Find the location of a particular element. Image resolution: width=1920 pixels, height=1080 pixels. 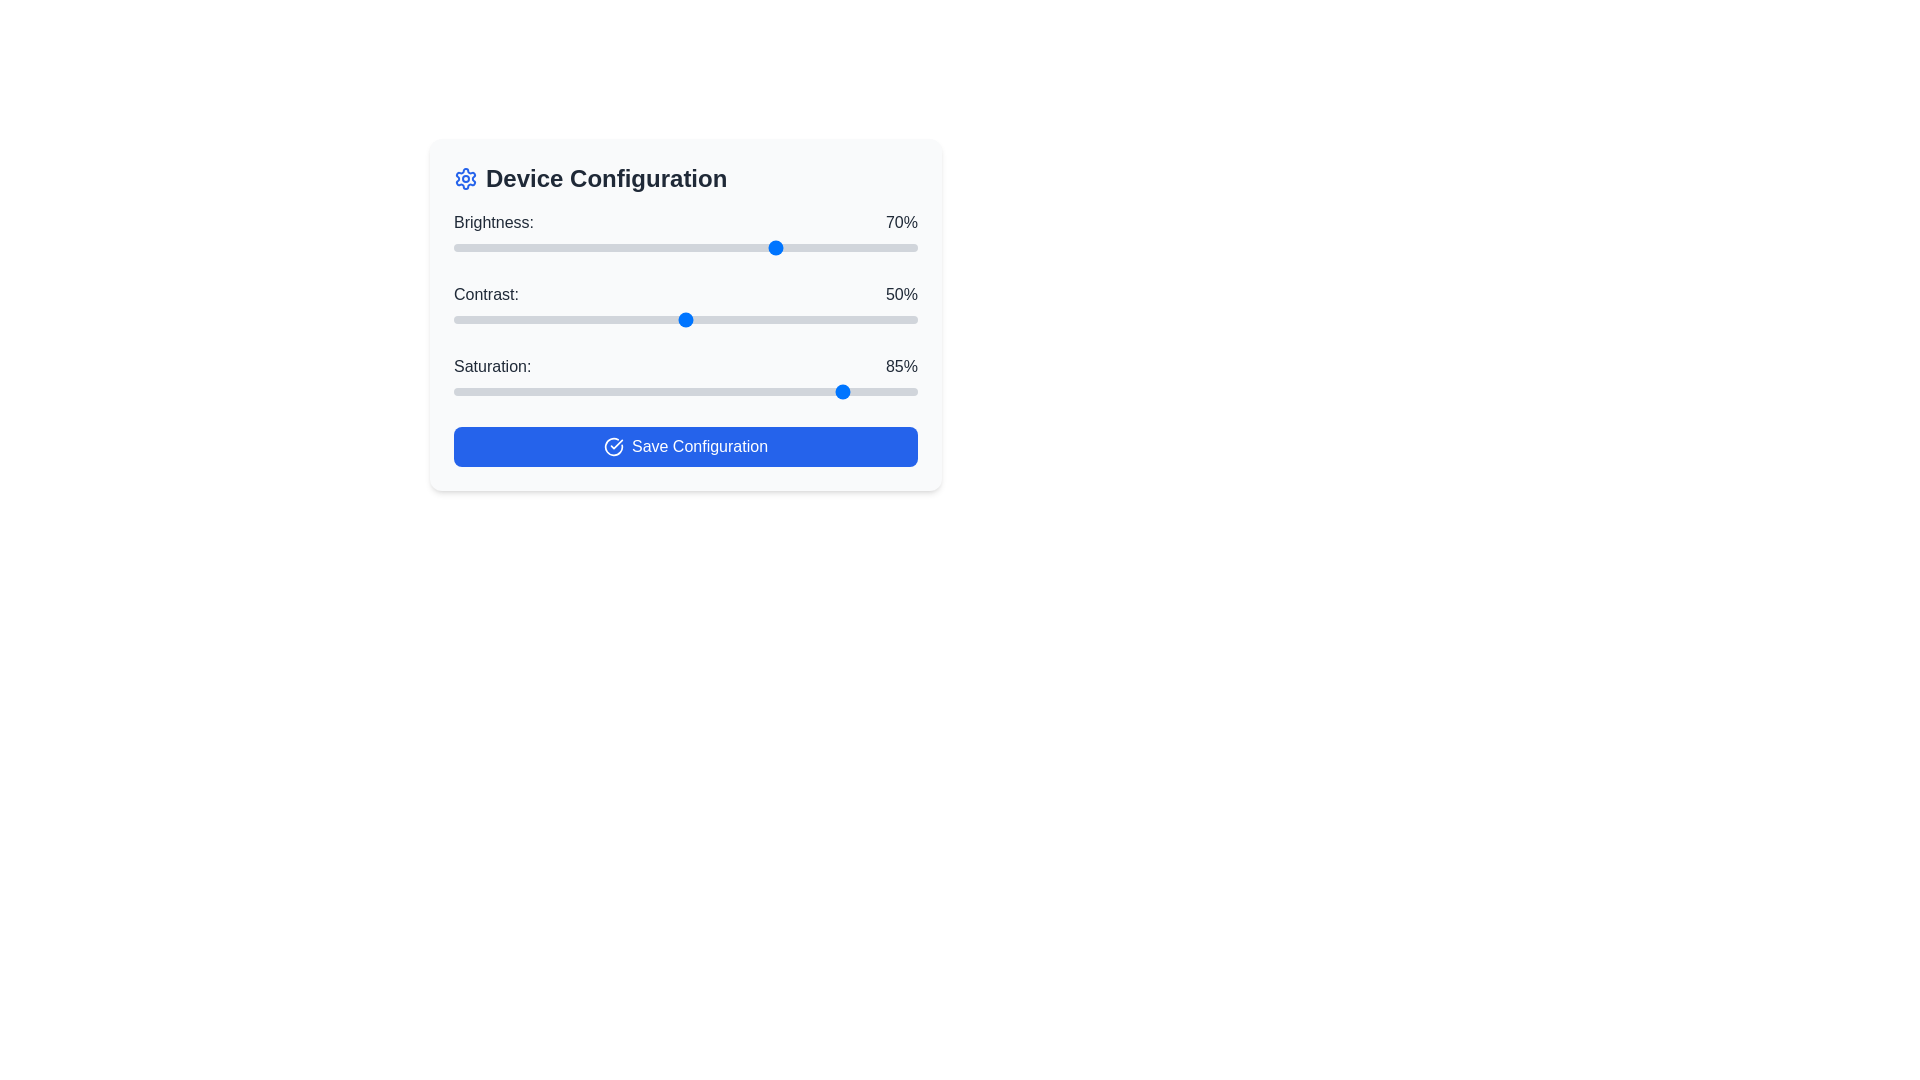

the text label displaying 'Brightness:' in black font, which is positioned at the top of the 'Device Configuration' panel, aligned horizontally with the numeric value '70%' is located at coordinates (494, 223).